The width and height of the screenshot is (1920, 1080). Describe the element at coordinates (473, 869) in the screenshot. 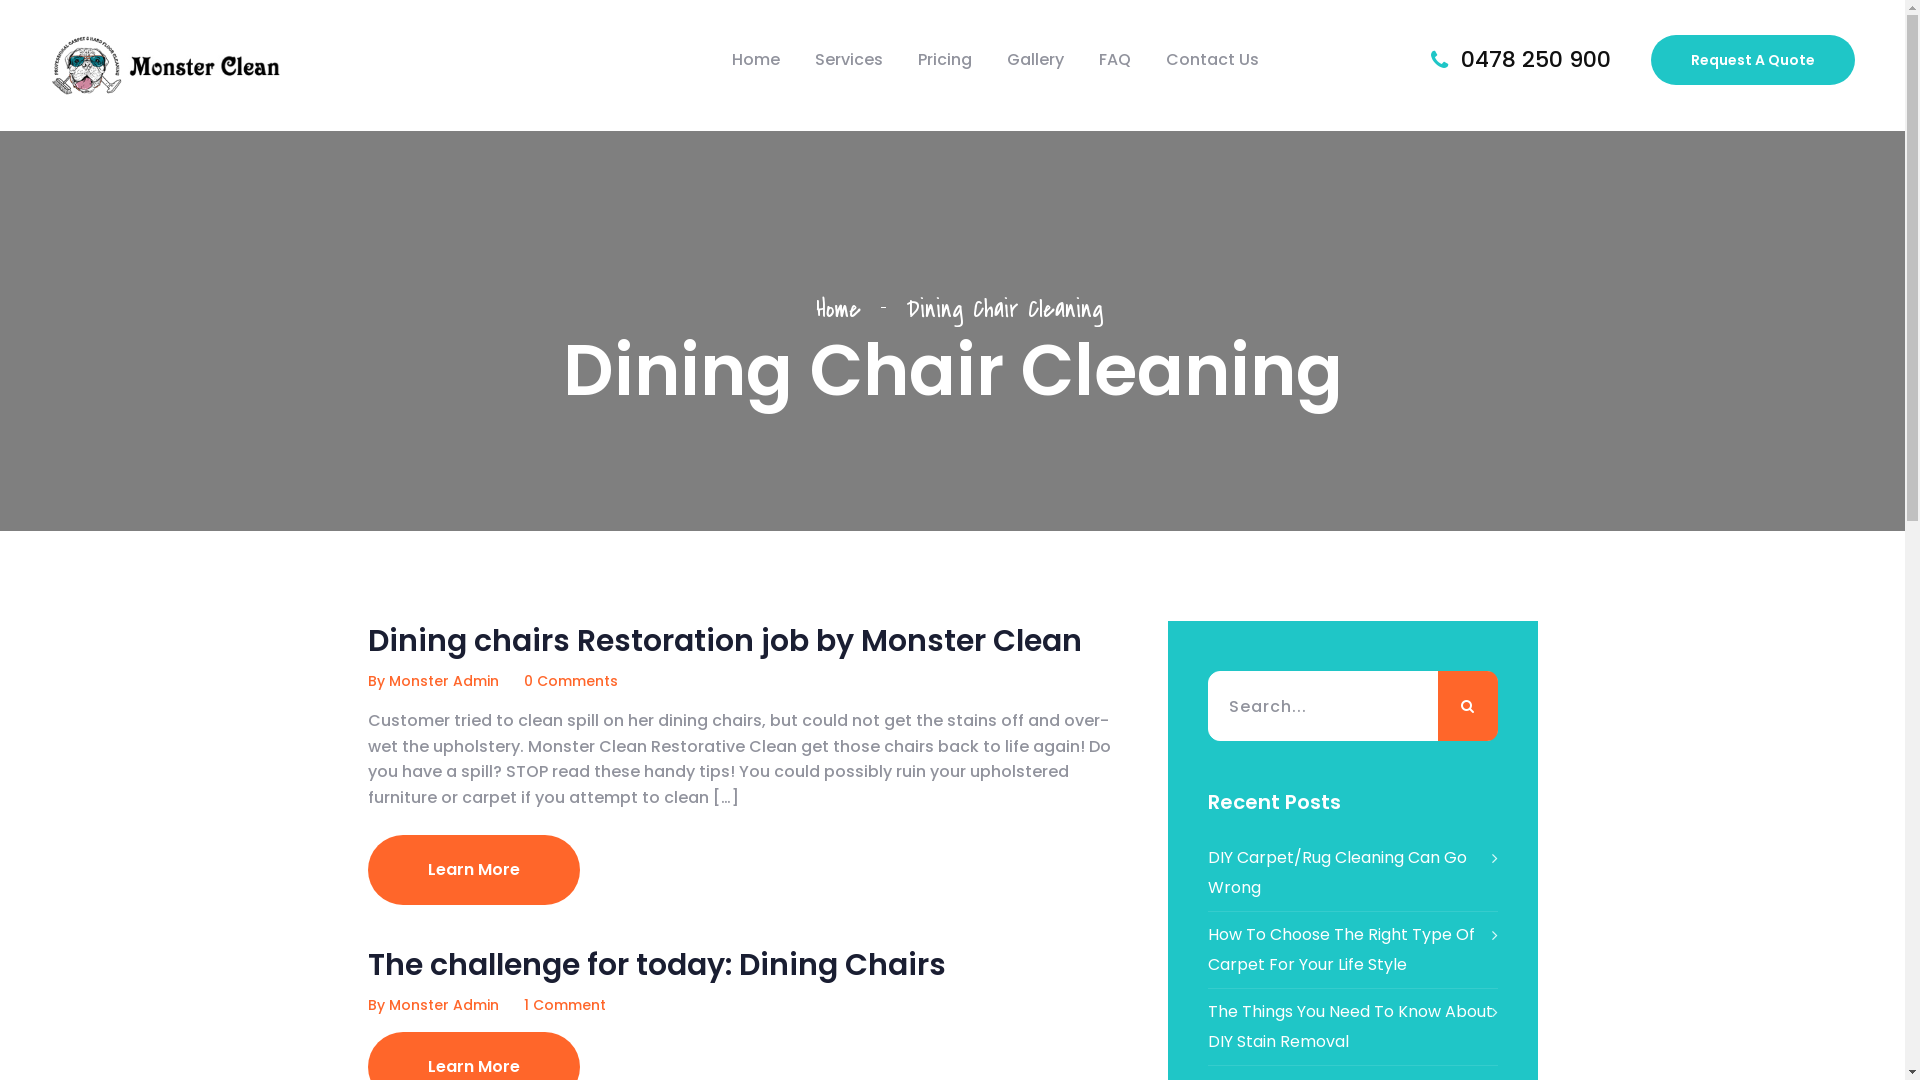

I see `'Learn More'` at that location.